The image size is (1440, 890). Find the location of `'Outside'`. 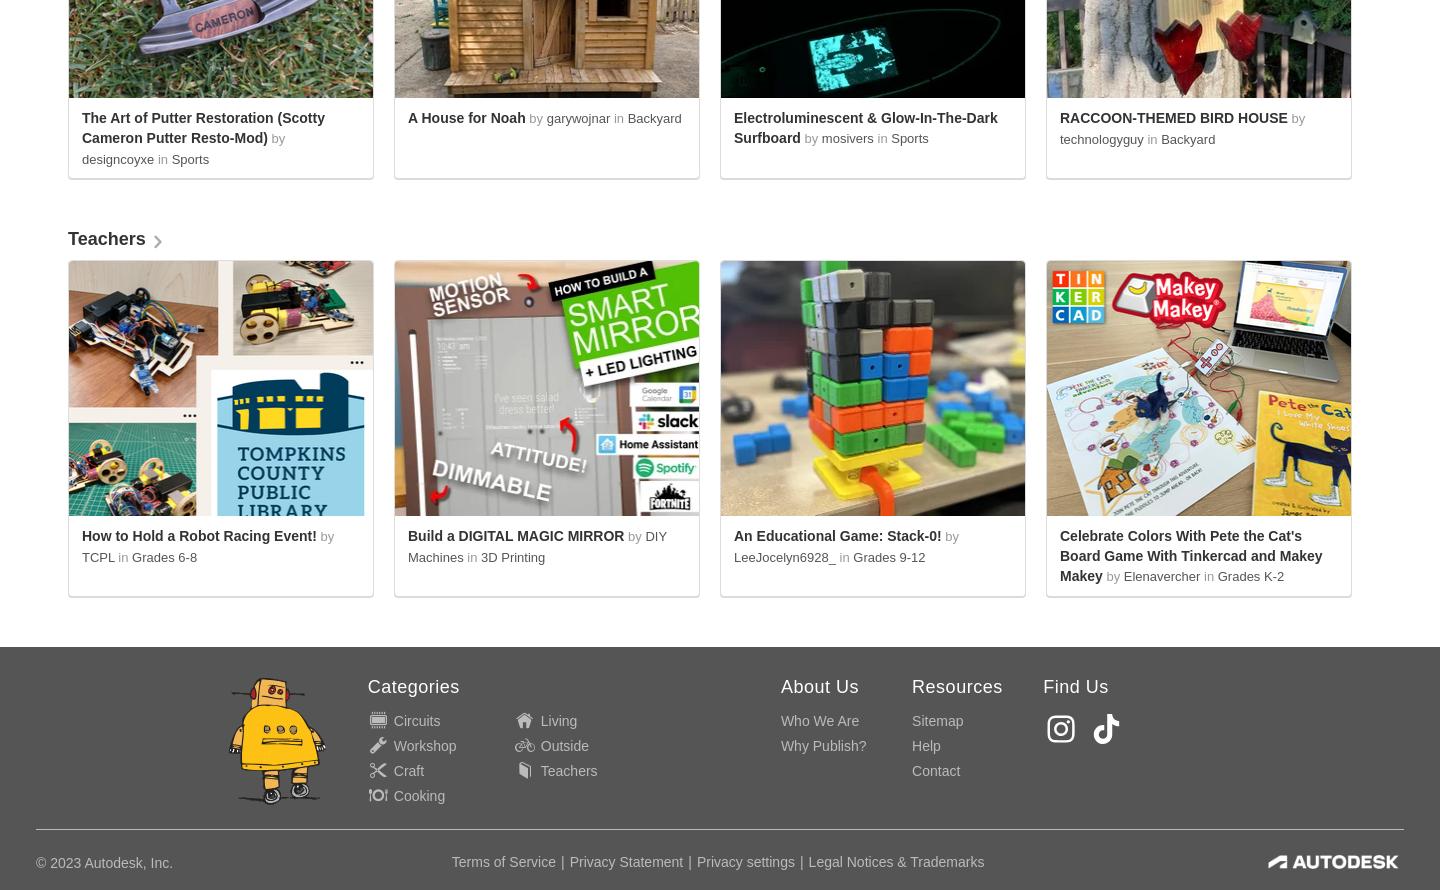

'Outside' is located at coordinates (564, 745).